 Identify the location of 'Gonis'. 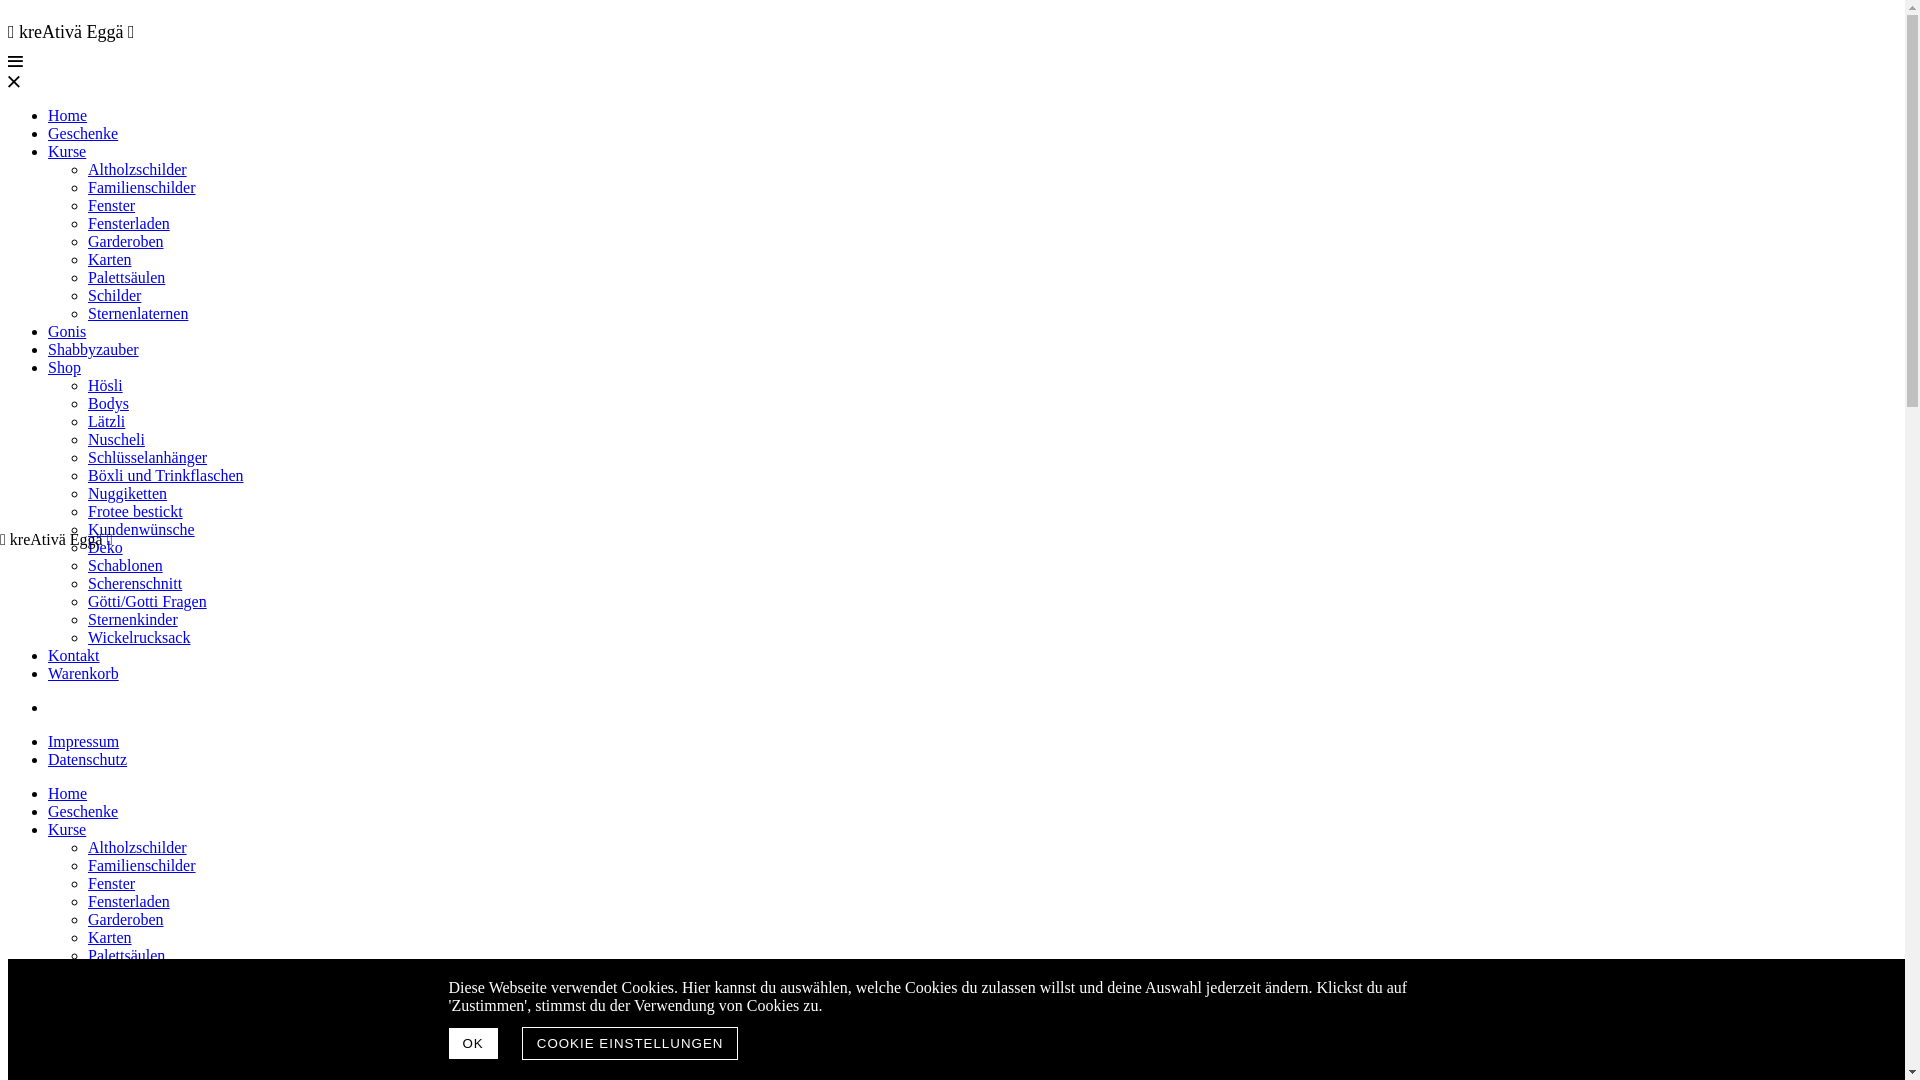
(67, 330).